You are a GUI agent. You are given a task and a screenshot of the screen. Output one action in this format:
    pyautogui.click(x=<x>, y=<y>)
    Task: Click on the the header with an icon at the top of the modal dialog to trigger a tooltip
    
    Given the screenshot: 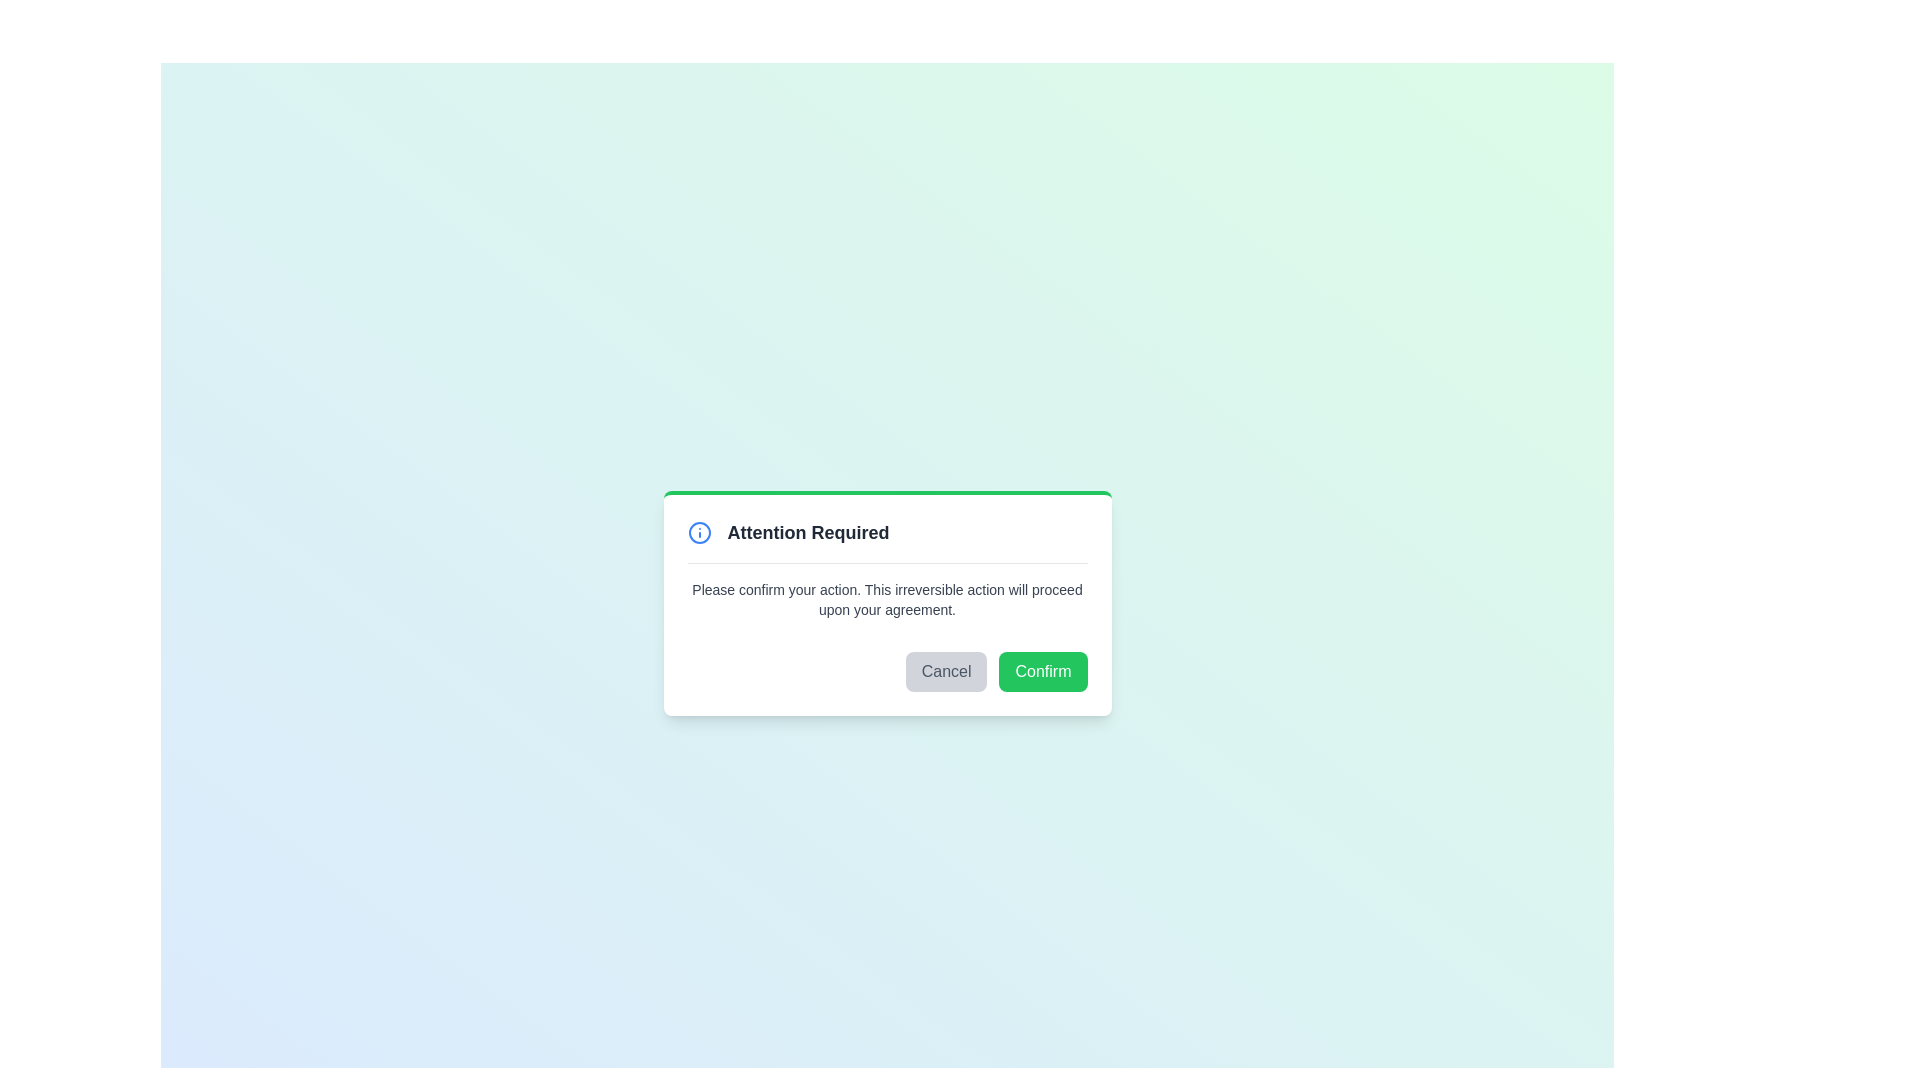 What is the action you would take?
    pyautogui.click(x=886, y=540)
    